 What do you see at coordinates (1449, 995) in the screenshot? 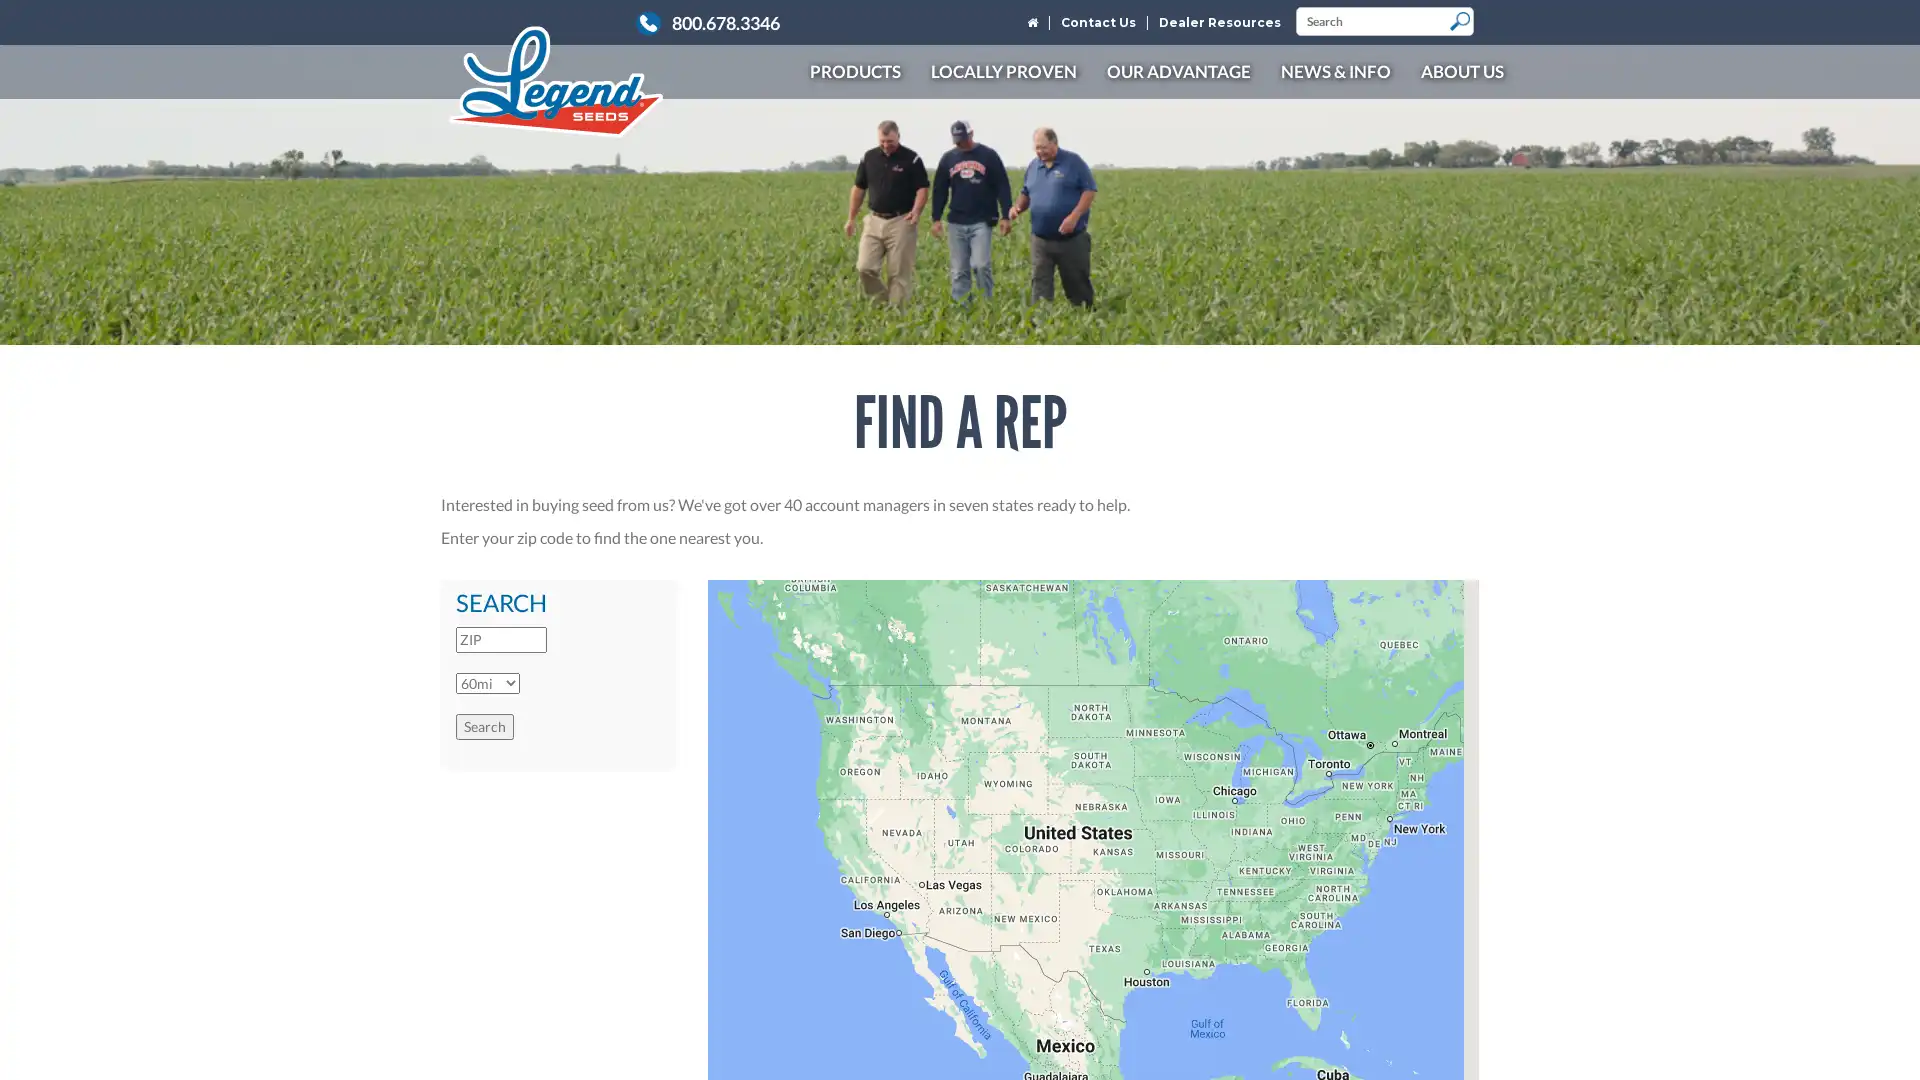
I see `Zoom in` at bounding box center [1449, 995].